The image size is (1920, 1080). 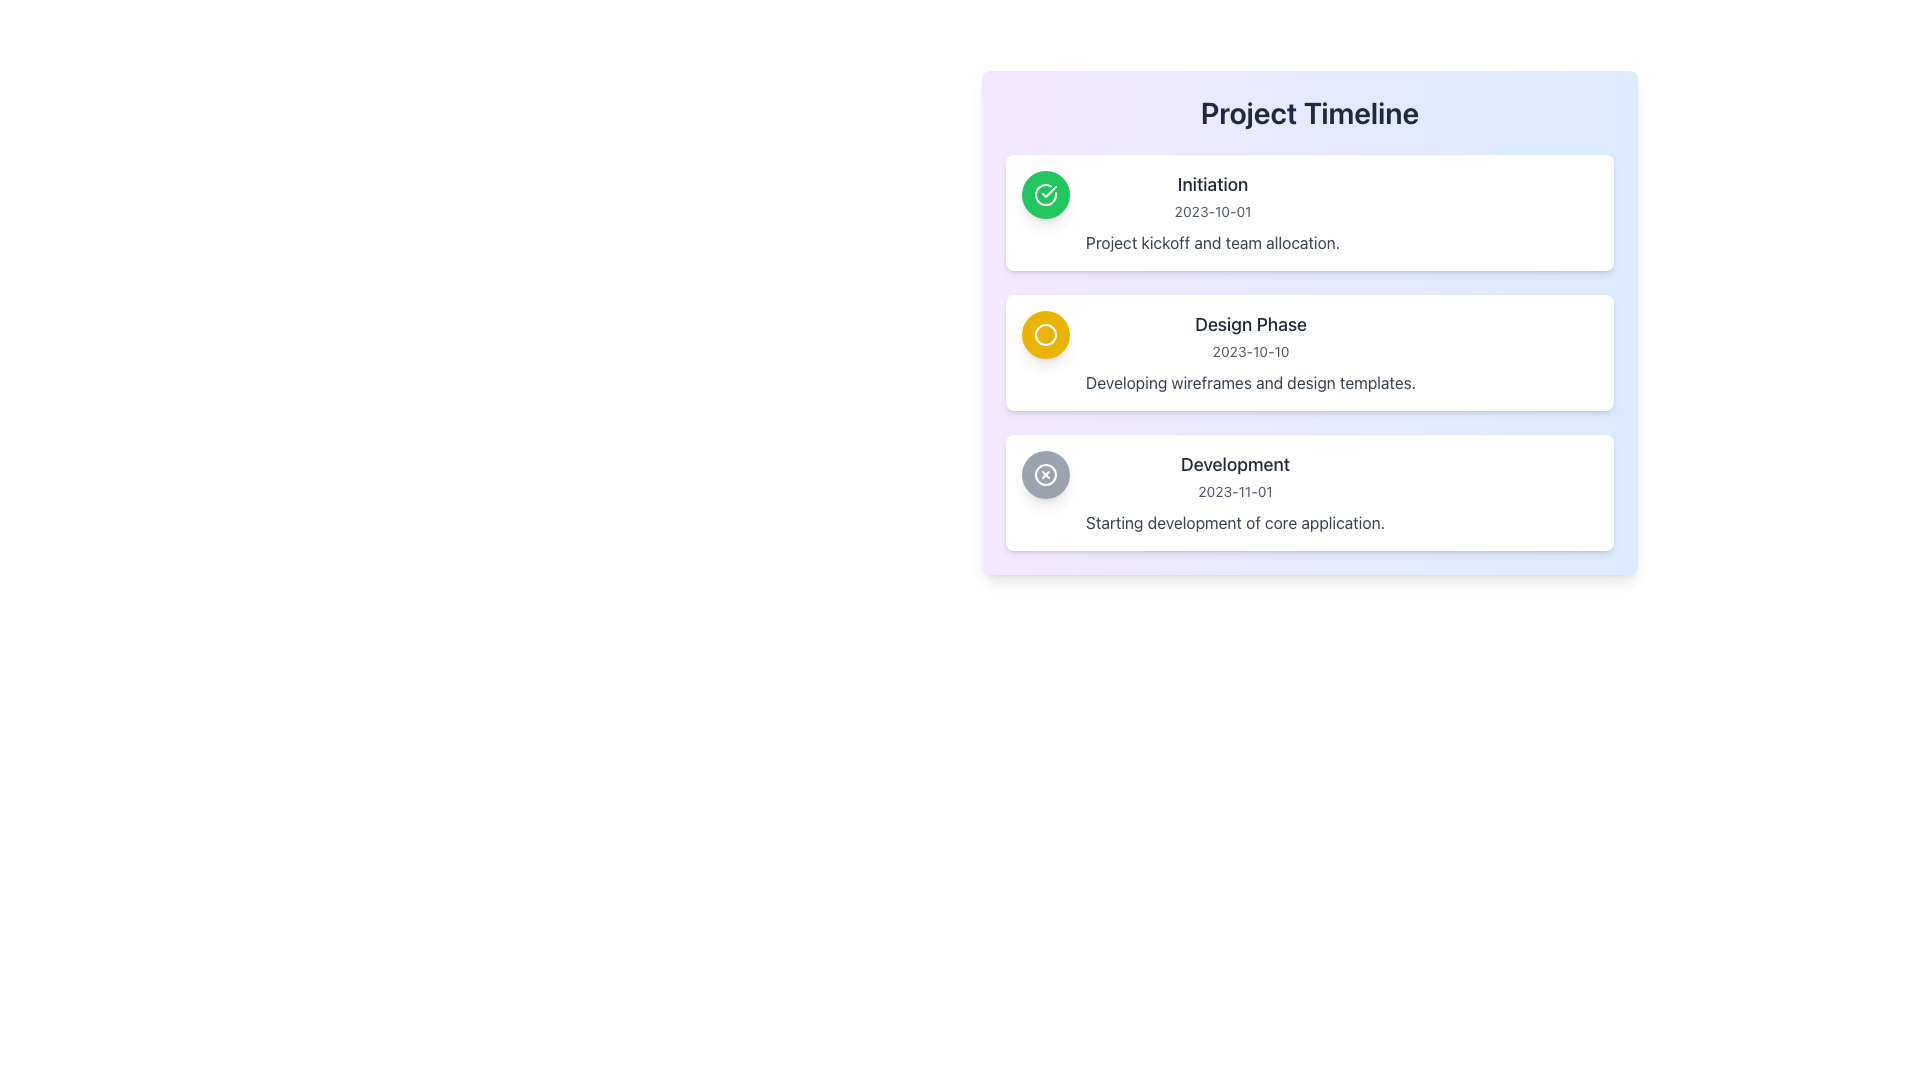 What do you see at coordinates (1310, 212) in the screenshot?
I see `the Information card in the 'Project Timeline' section to trigger the tooltip or highlight effect` at bounding box center [1310, 212].